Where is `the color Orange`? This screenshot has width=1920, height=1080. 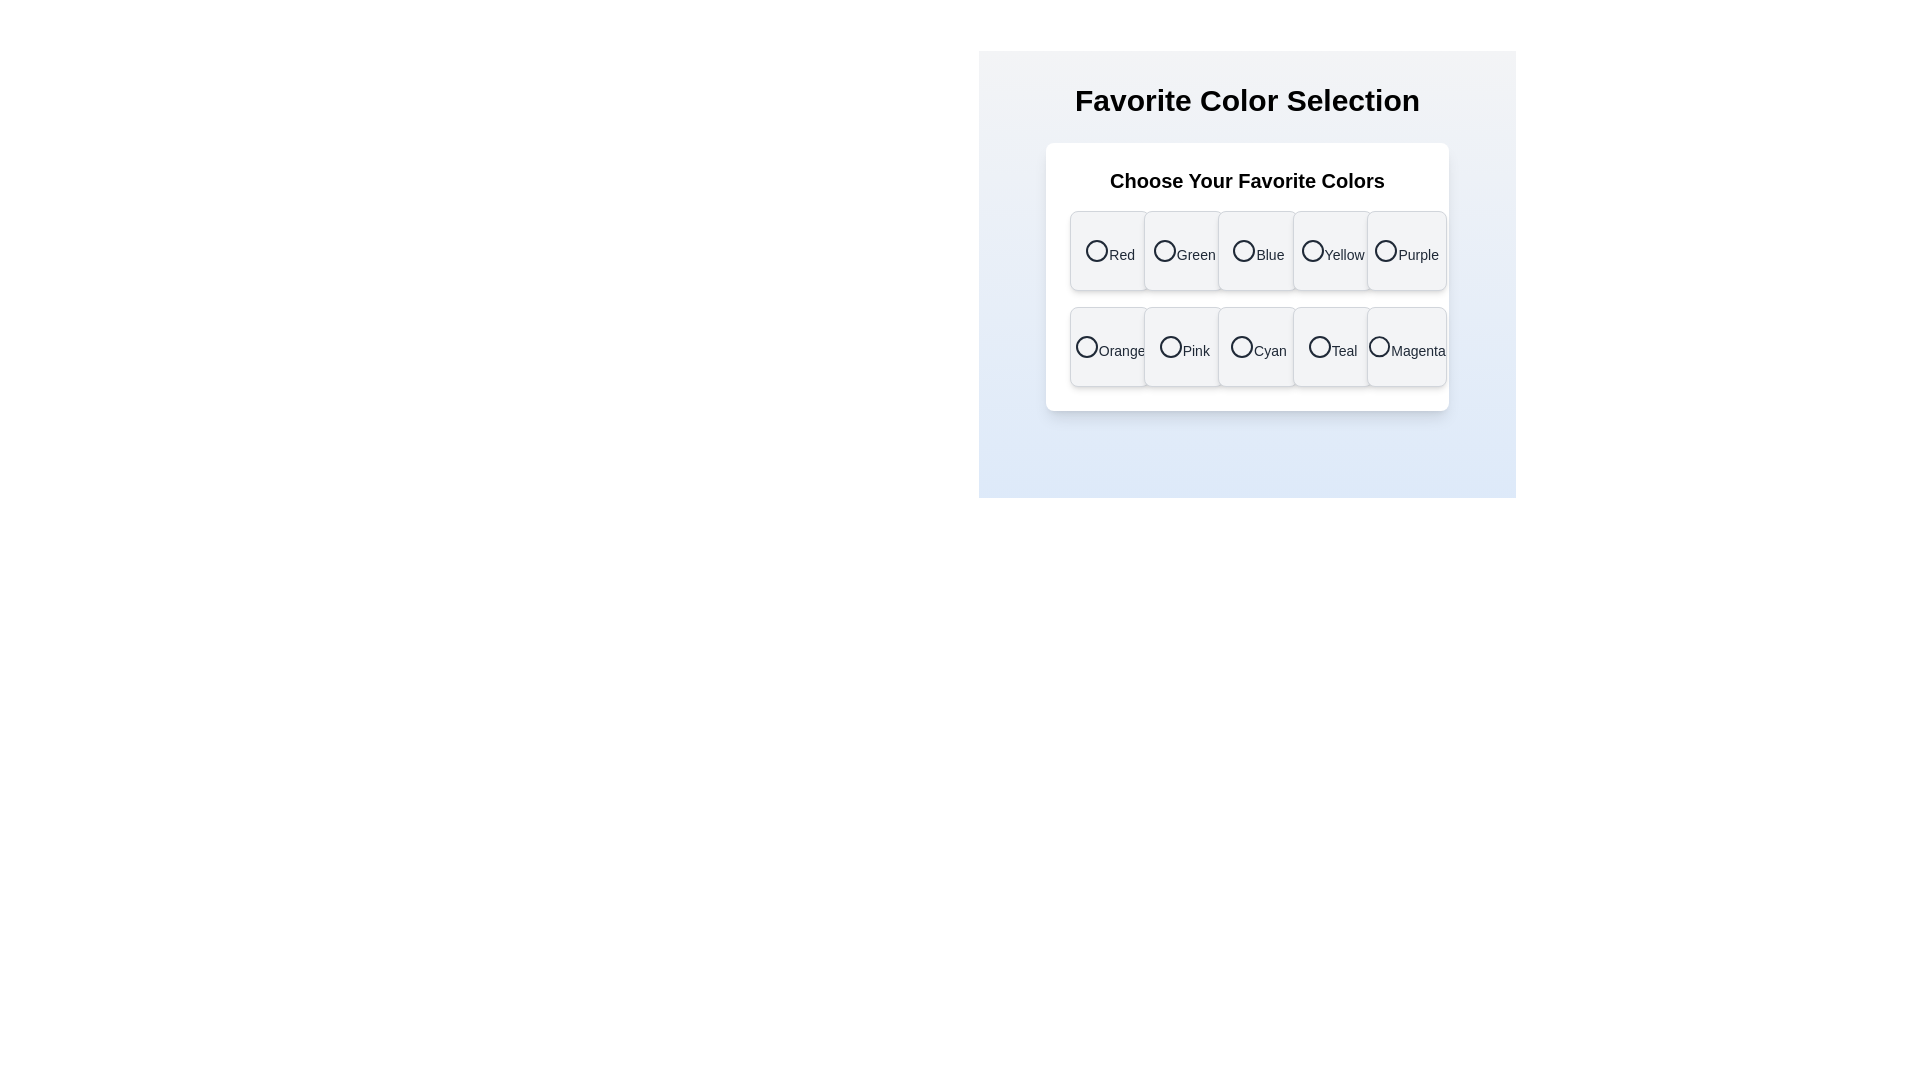
the color Orange is located at coordinates (1109, 346).